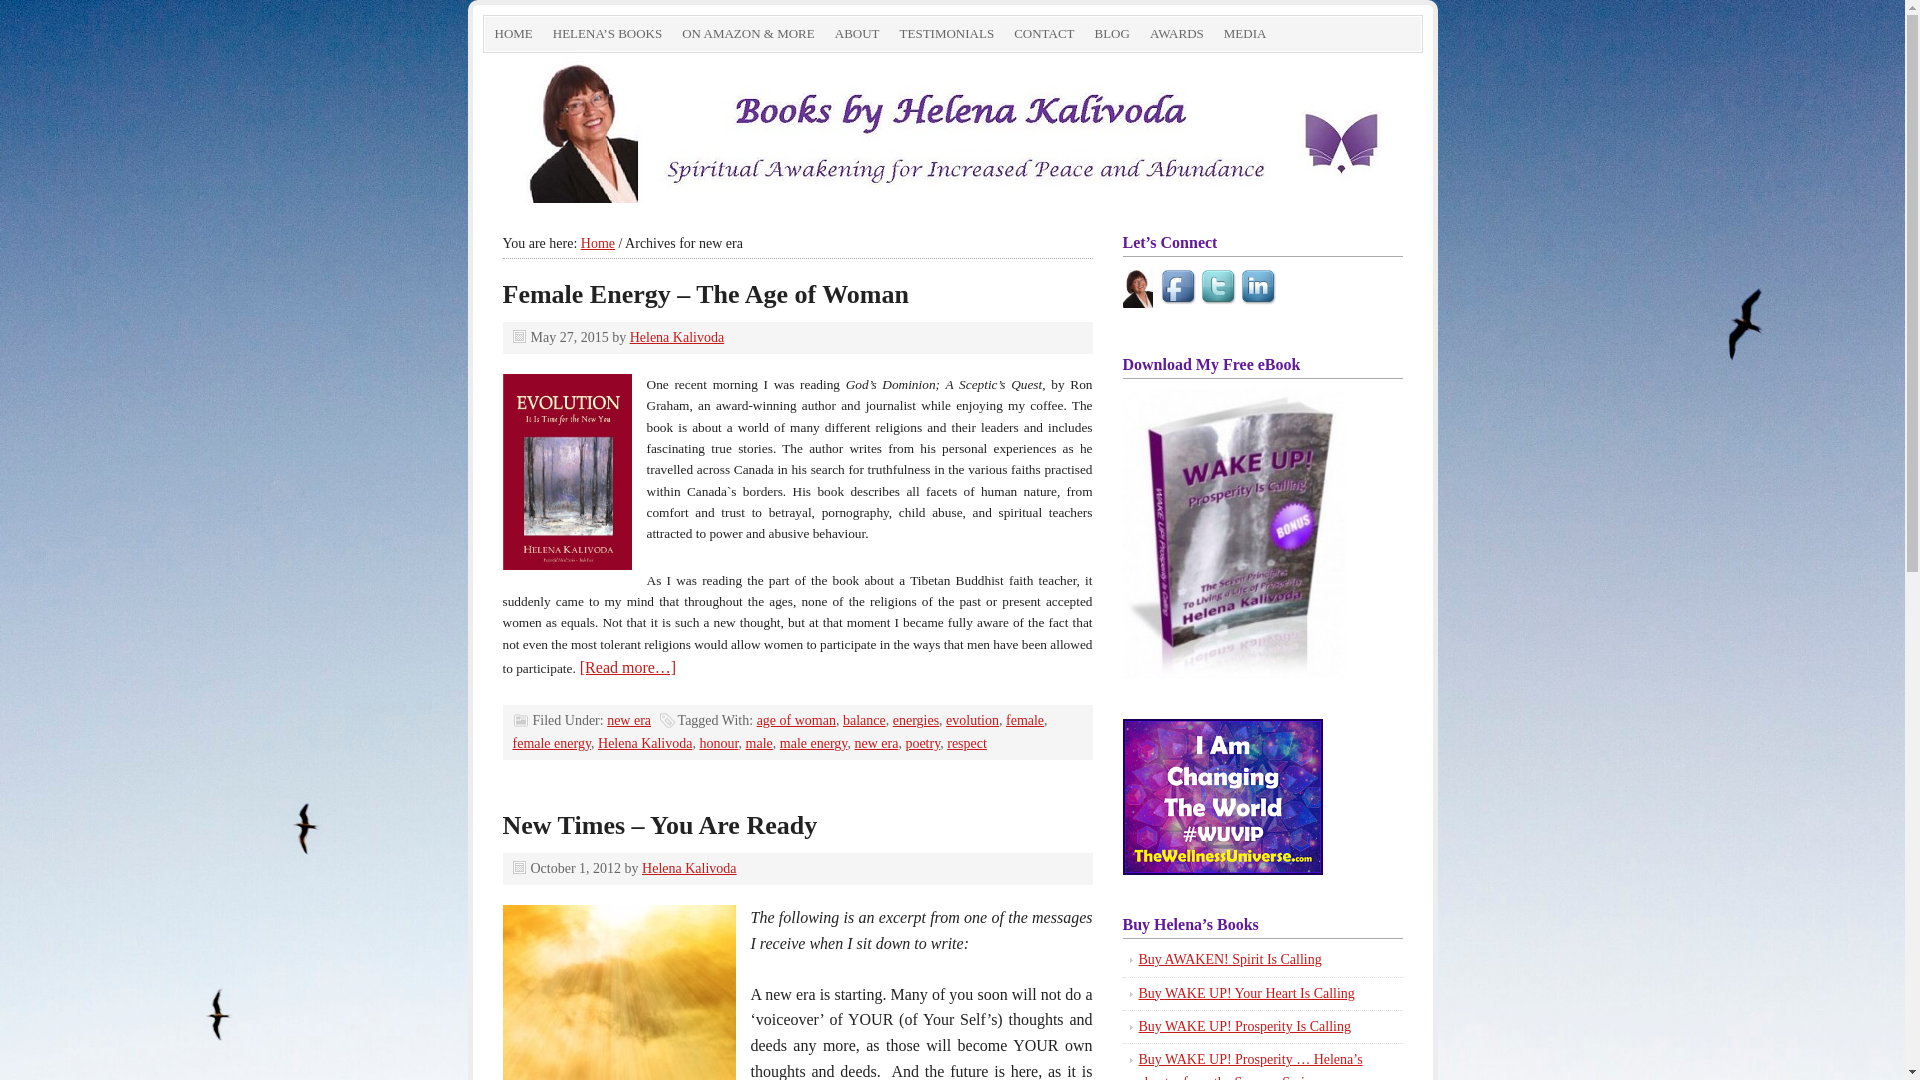 This screenshot has width=1920, height=1080. I want to click on 'linkedin', so click(1258, 288).